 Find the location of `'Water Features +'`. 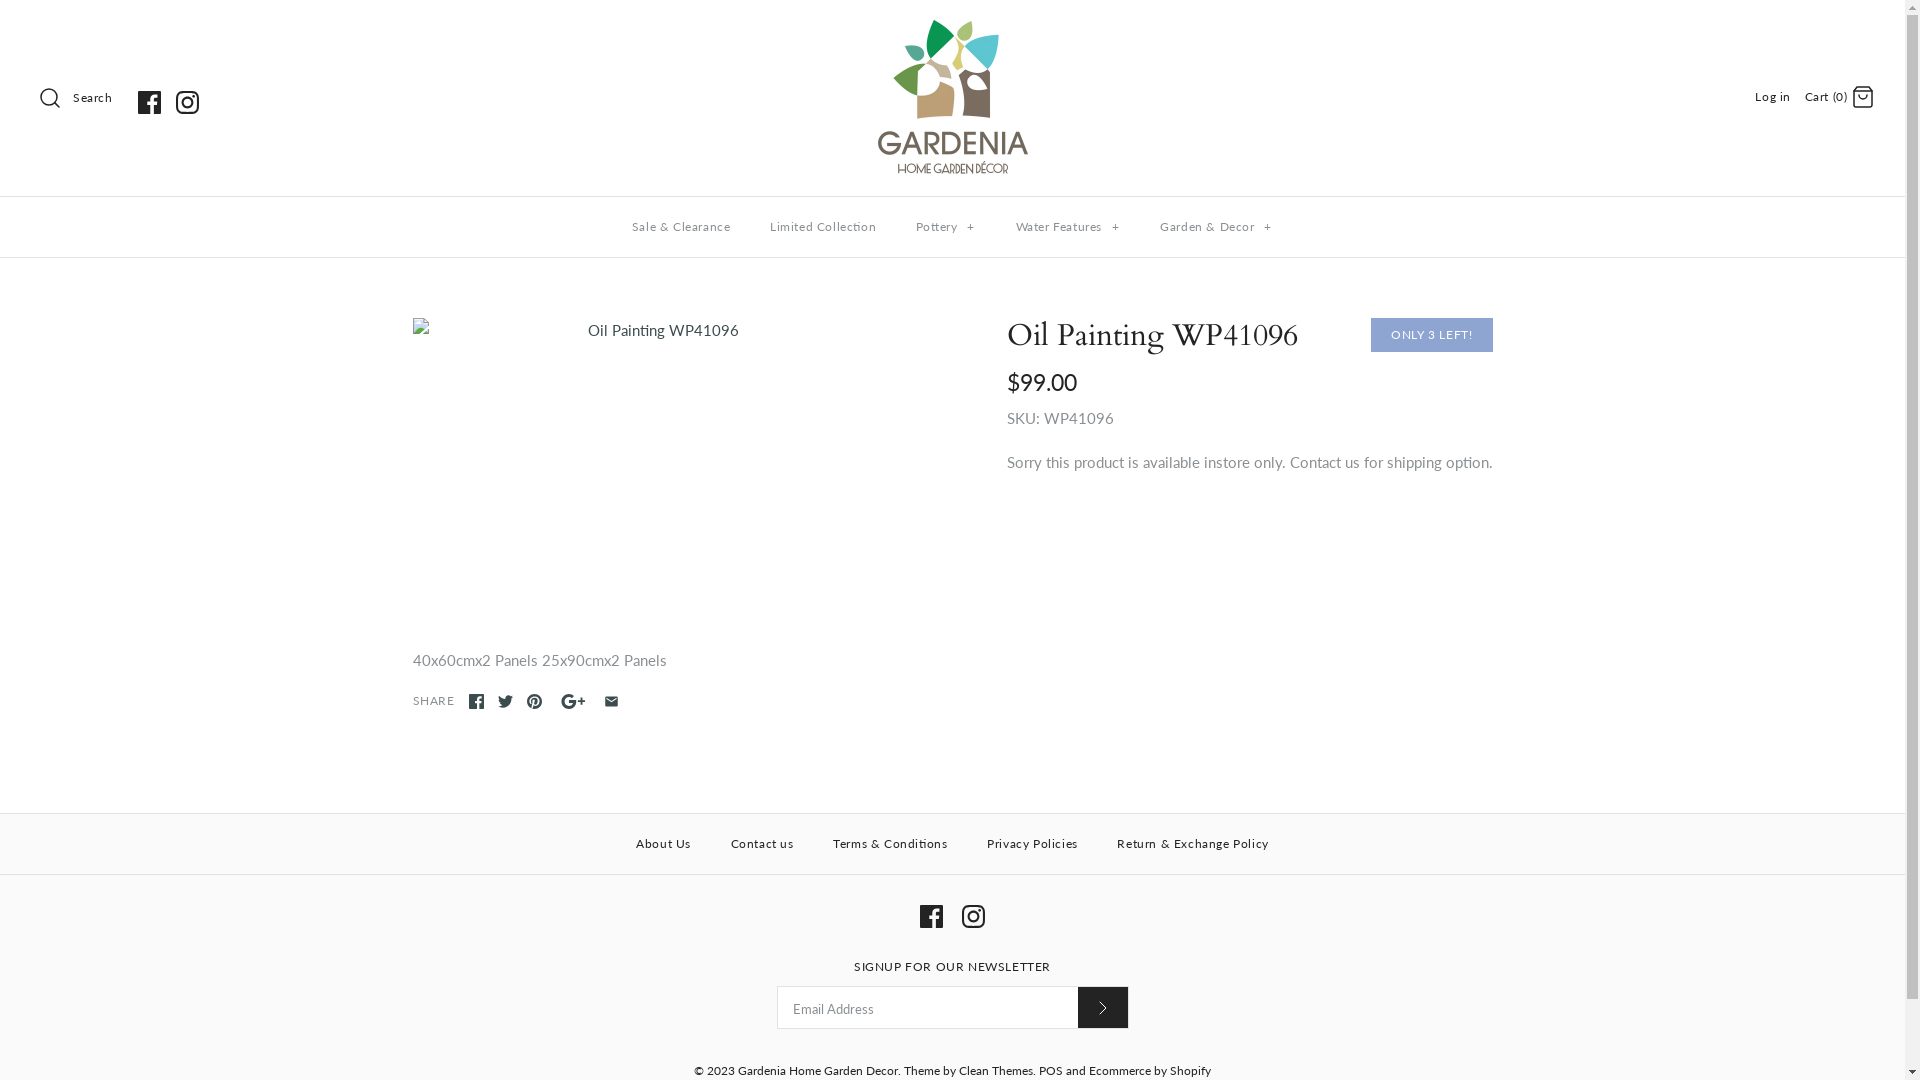

'Water Features +' is located at coordinates (1067, 226).